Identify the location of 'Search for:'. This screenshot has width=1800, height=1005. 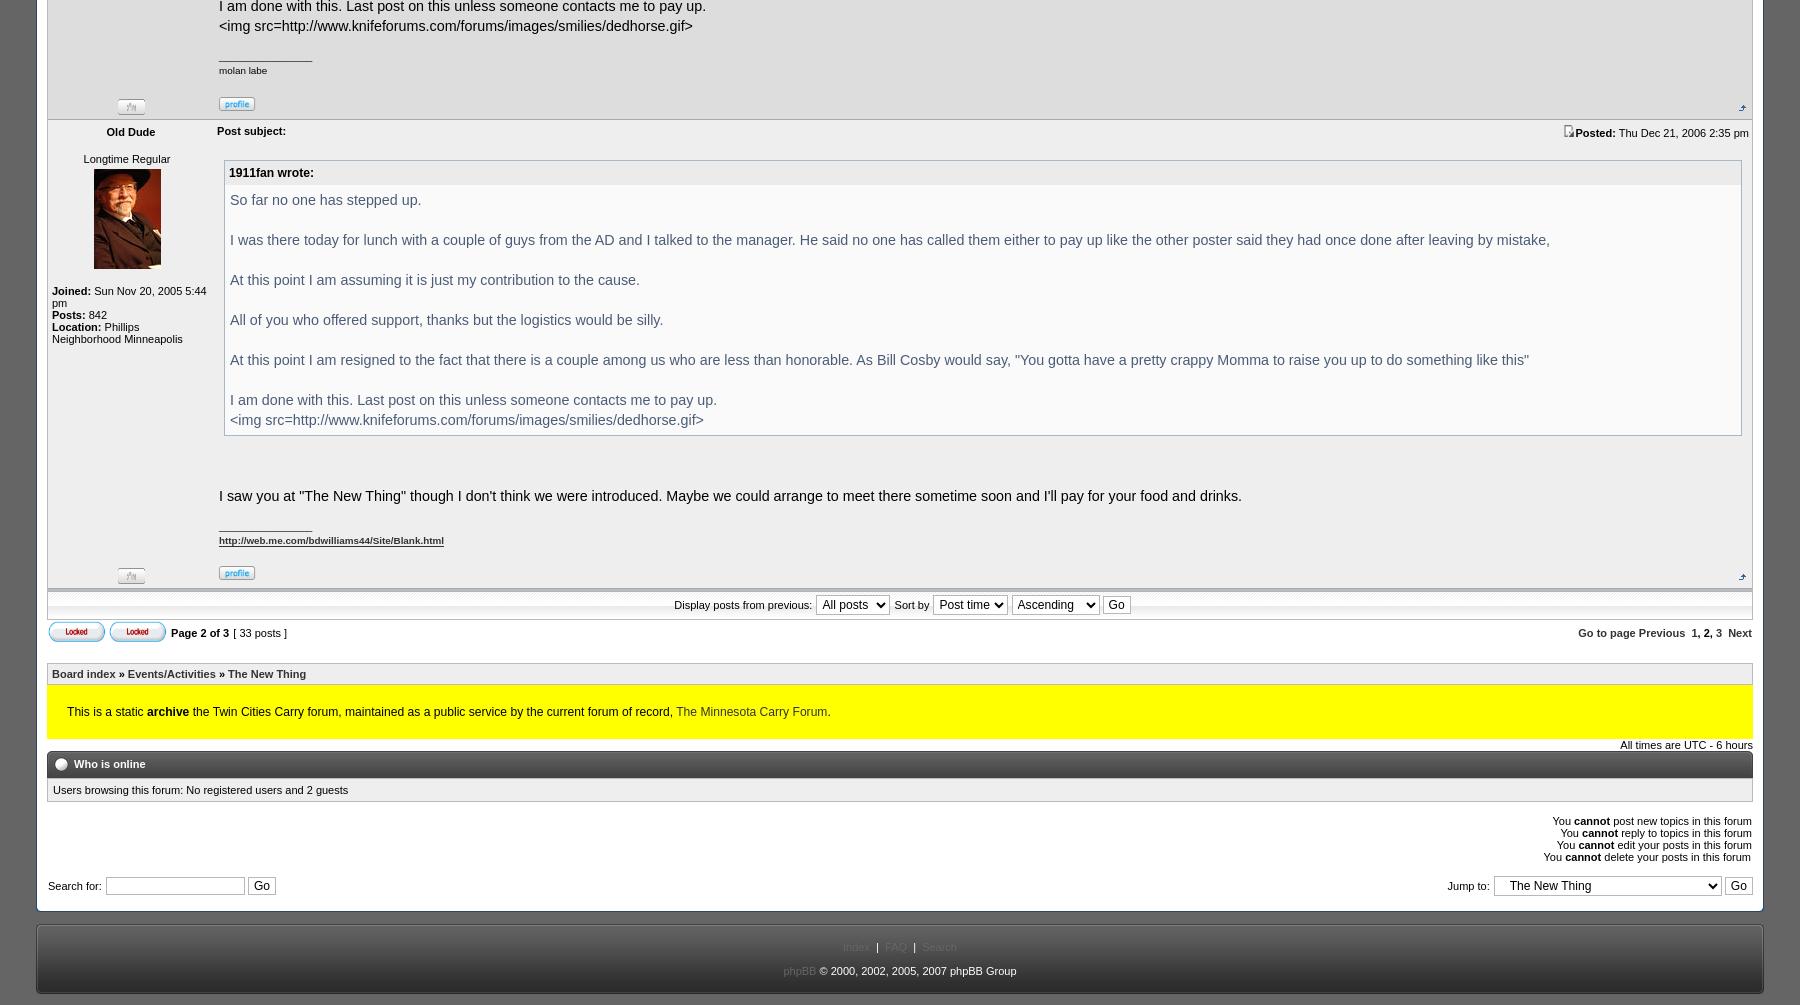
(73, 885).